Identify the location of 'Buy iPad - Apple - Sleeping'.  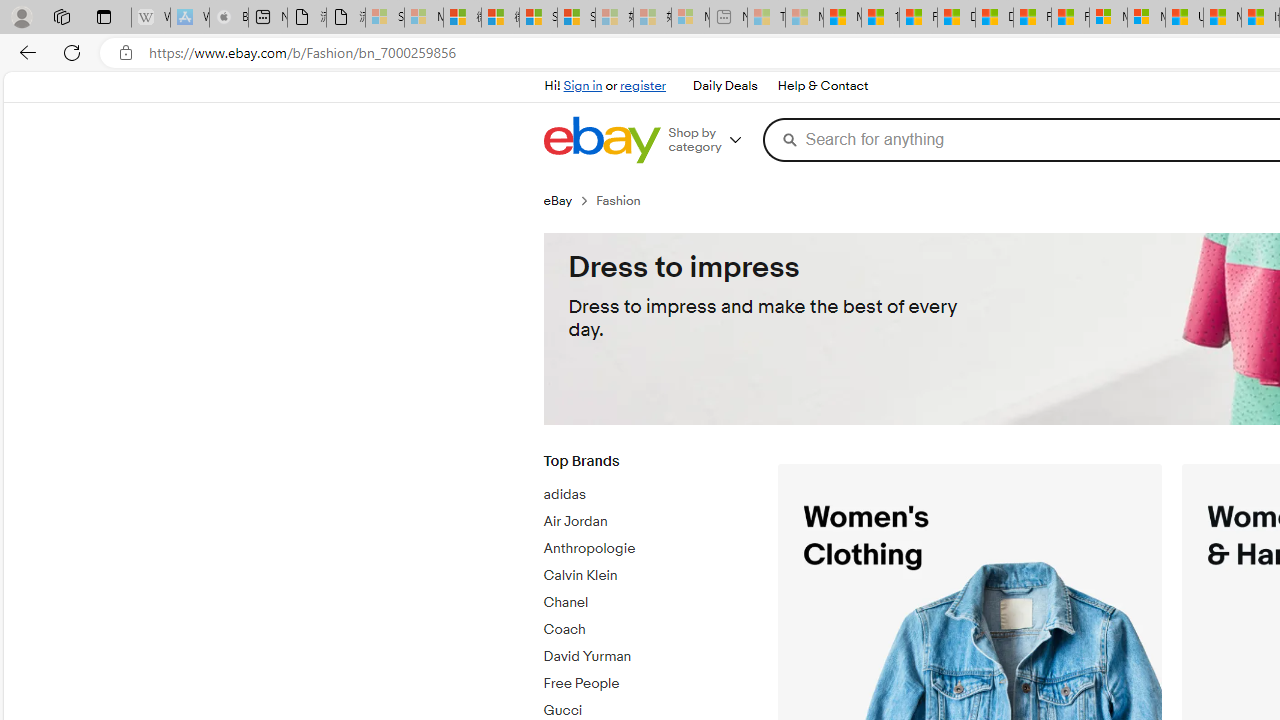
(229, 17).